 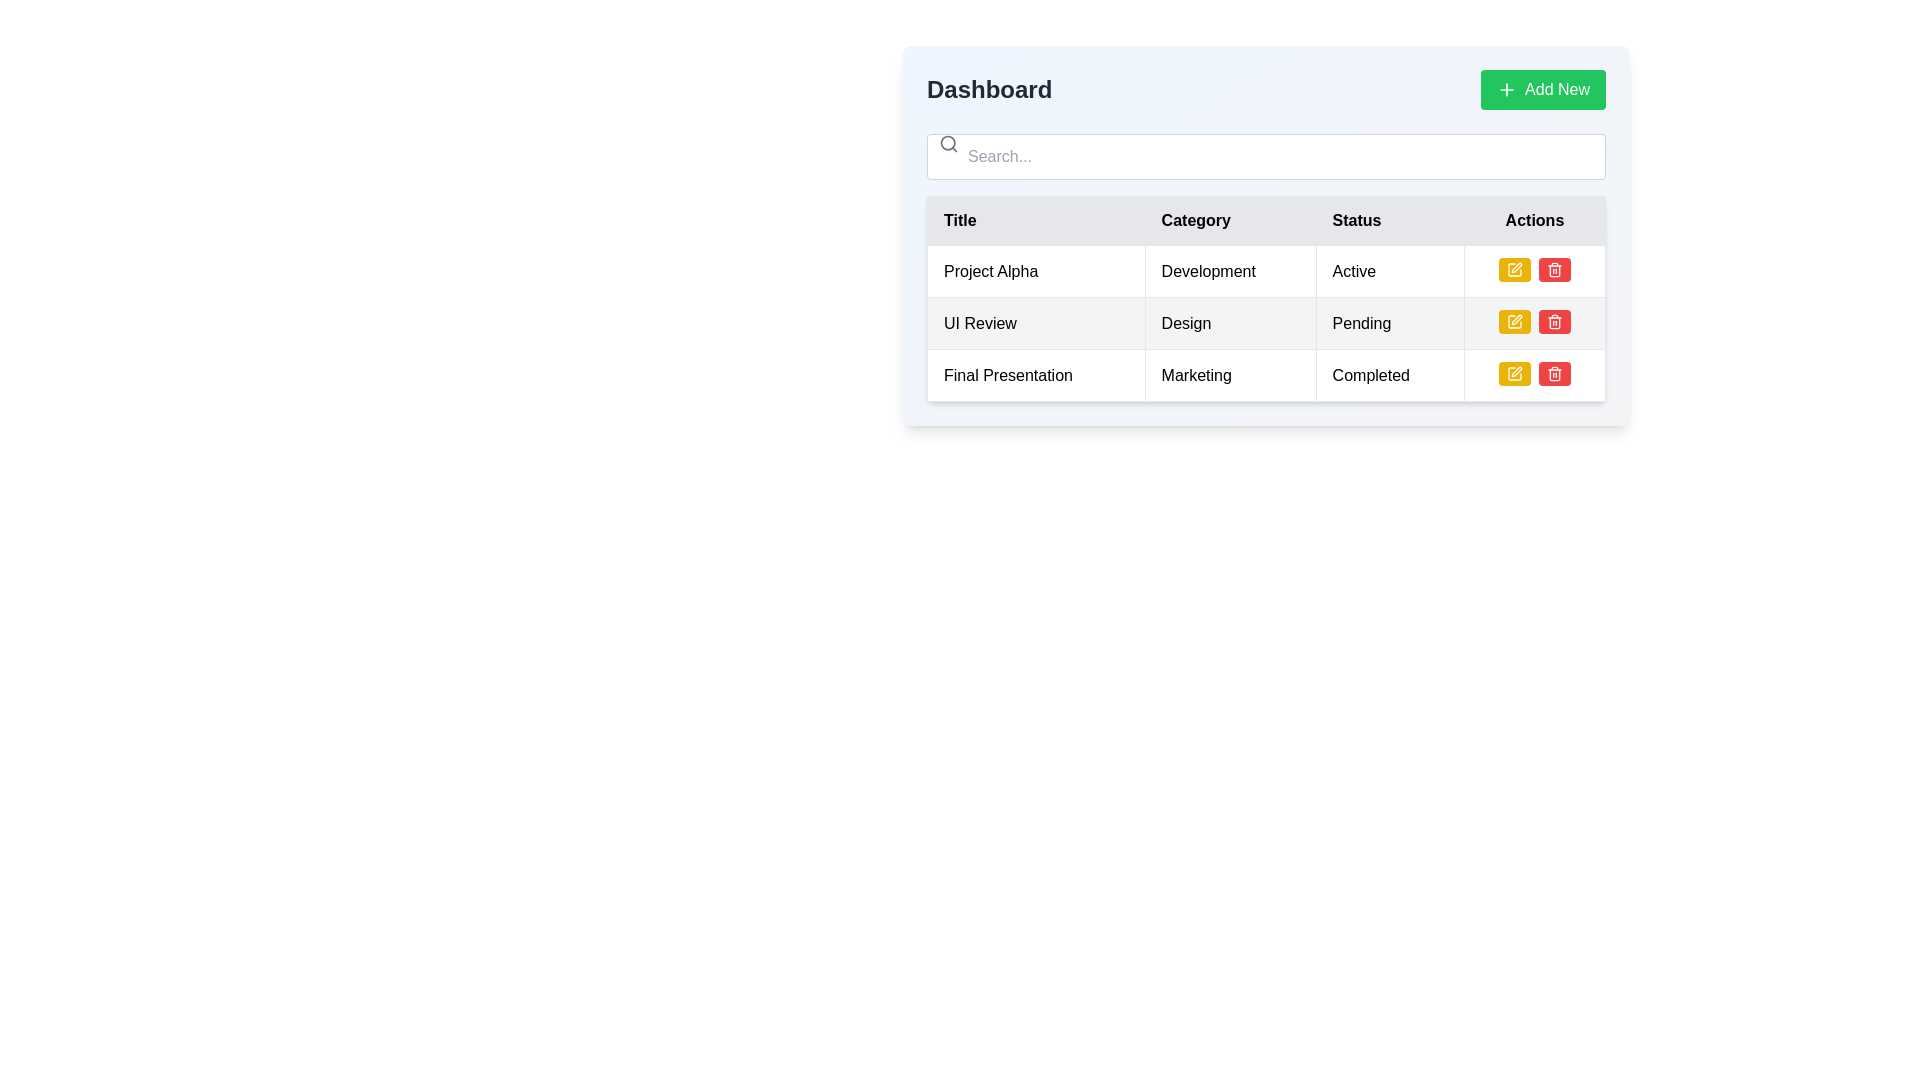 I want to click on the '+' icon within the green 'Add New' button located at the top-right corner of the visible card interface, so click(x=1507, y=88).